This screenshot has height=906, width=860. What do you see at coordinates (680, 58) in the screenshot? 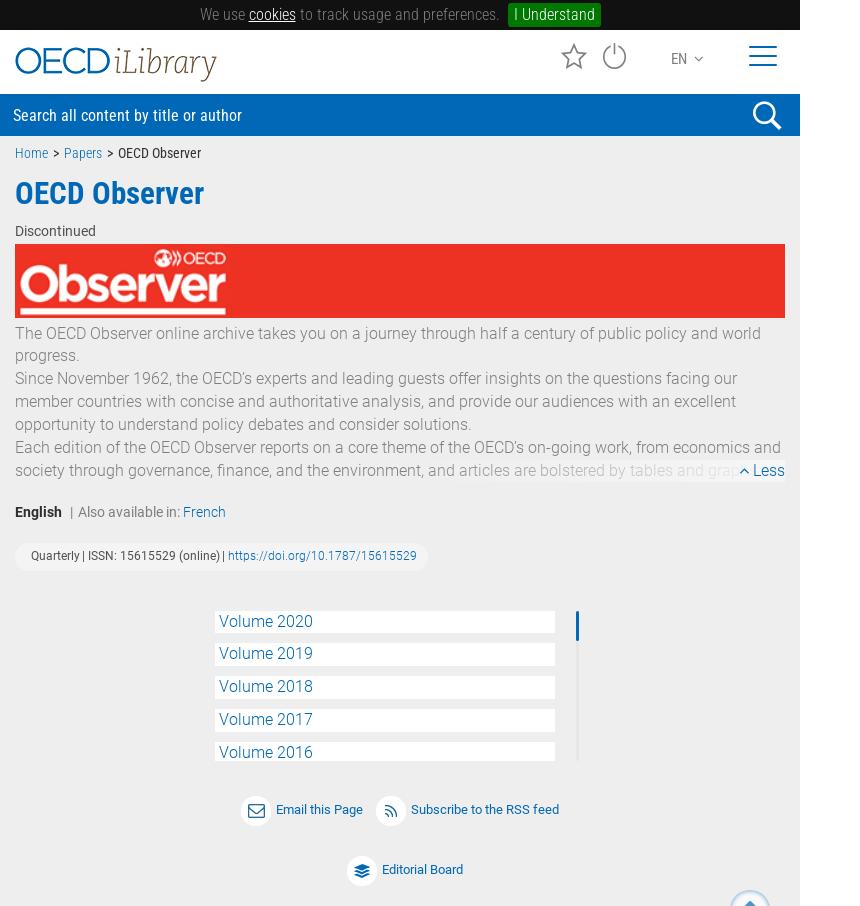
I see `'EN'` at bounding box center [680, 58].